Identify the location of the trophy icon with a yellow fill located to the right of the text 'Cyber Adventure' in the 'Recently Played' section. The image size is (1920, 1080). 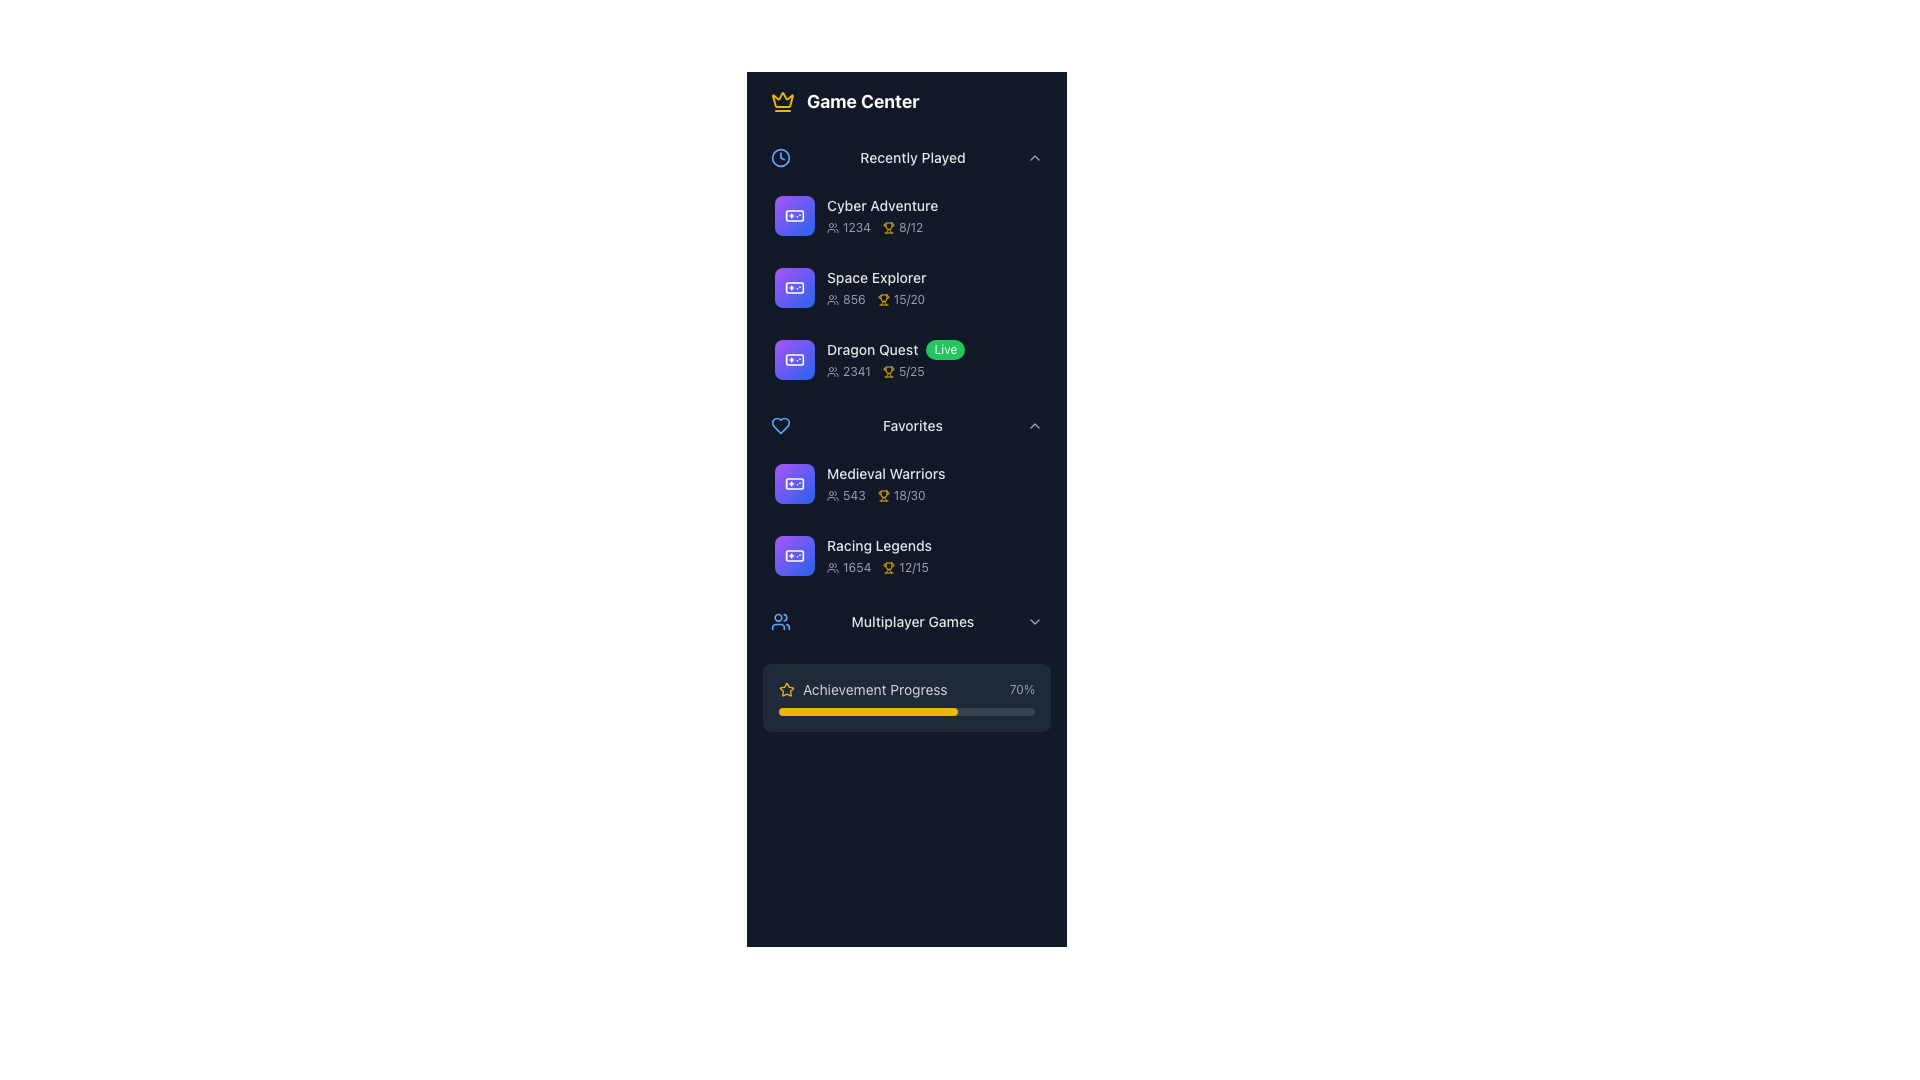
(888, 226).